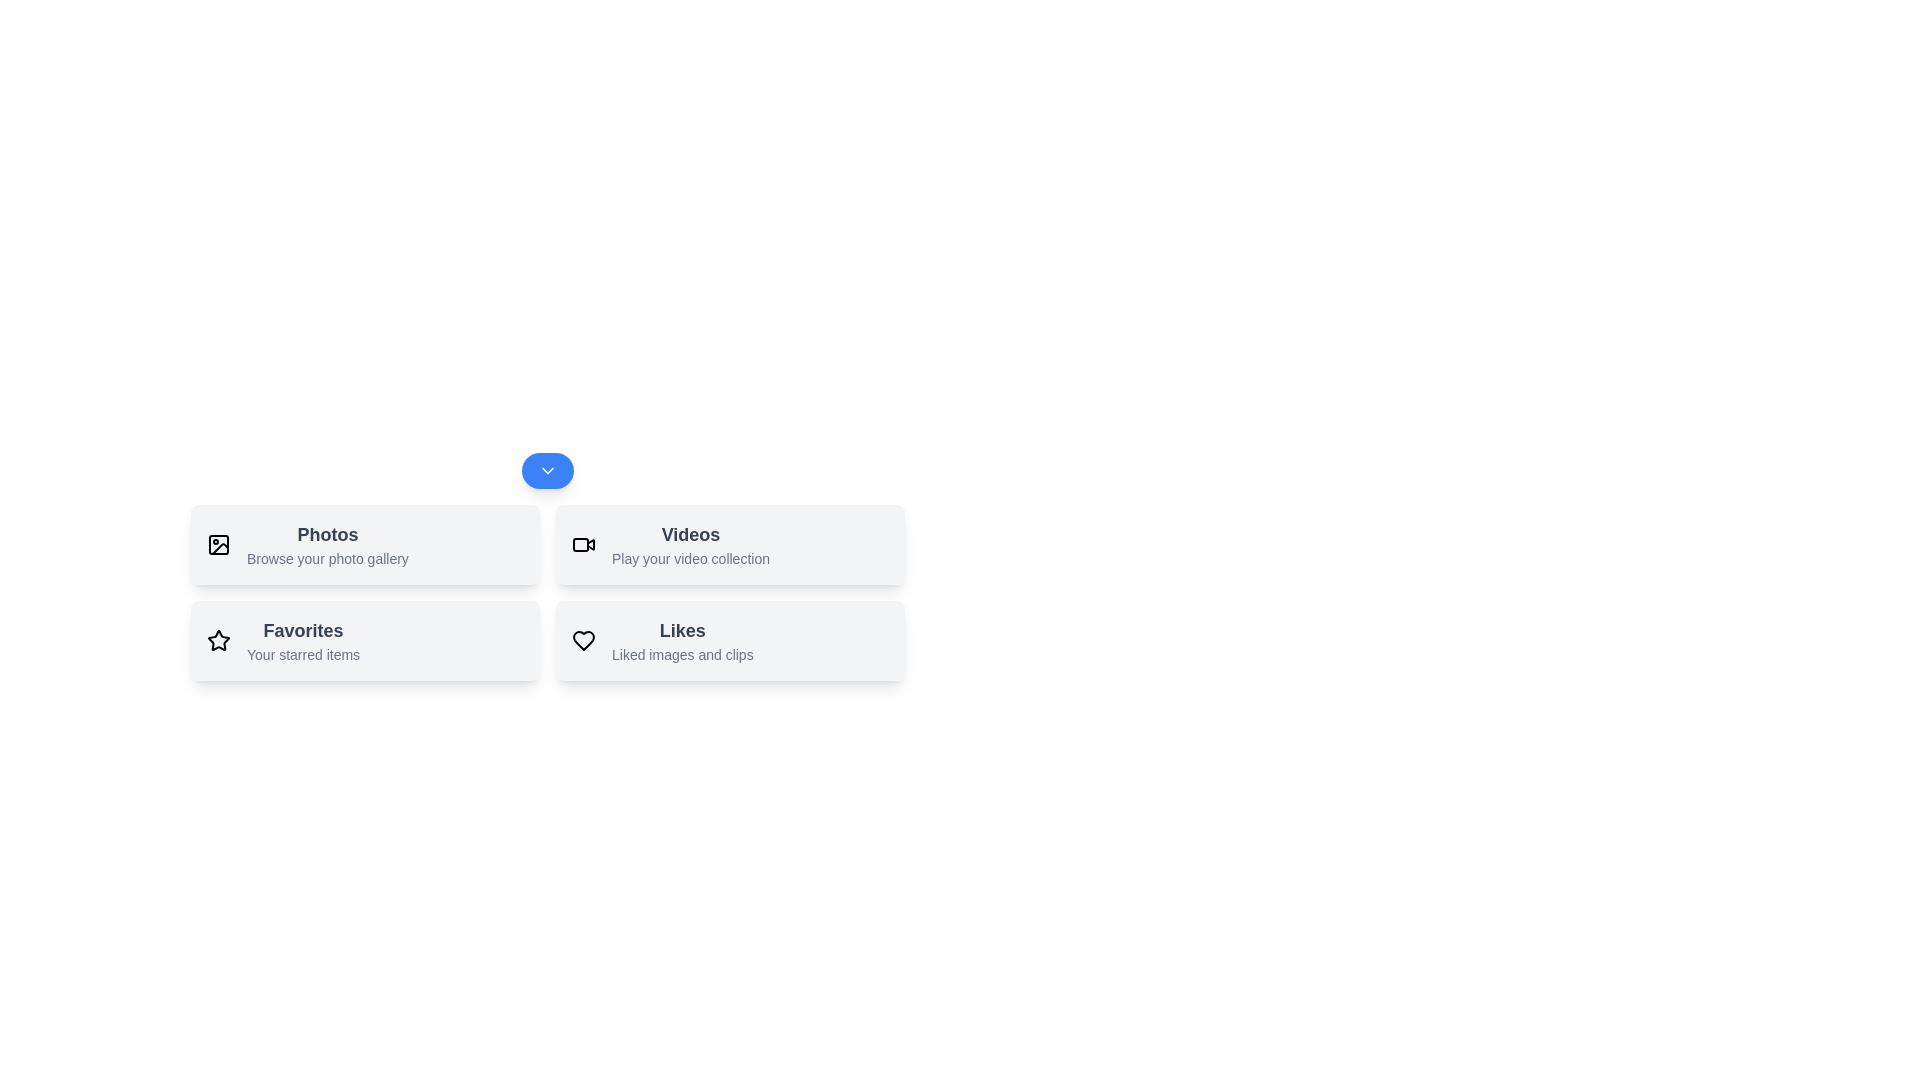  Describe the element at coordinates (729, 640) in the screenshot. I see `the action Likes by clicking its respective button` at that location.